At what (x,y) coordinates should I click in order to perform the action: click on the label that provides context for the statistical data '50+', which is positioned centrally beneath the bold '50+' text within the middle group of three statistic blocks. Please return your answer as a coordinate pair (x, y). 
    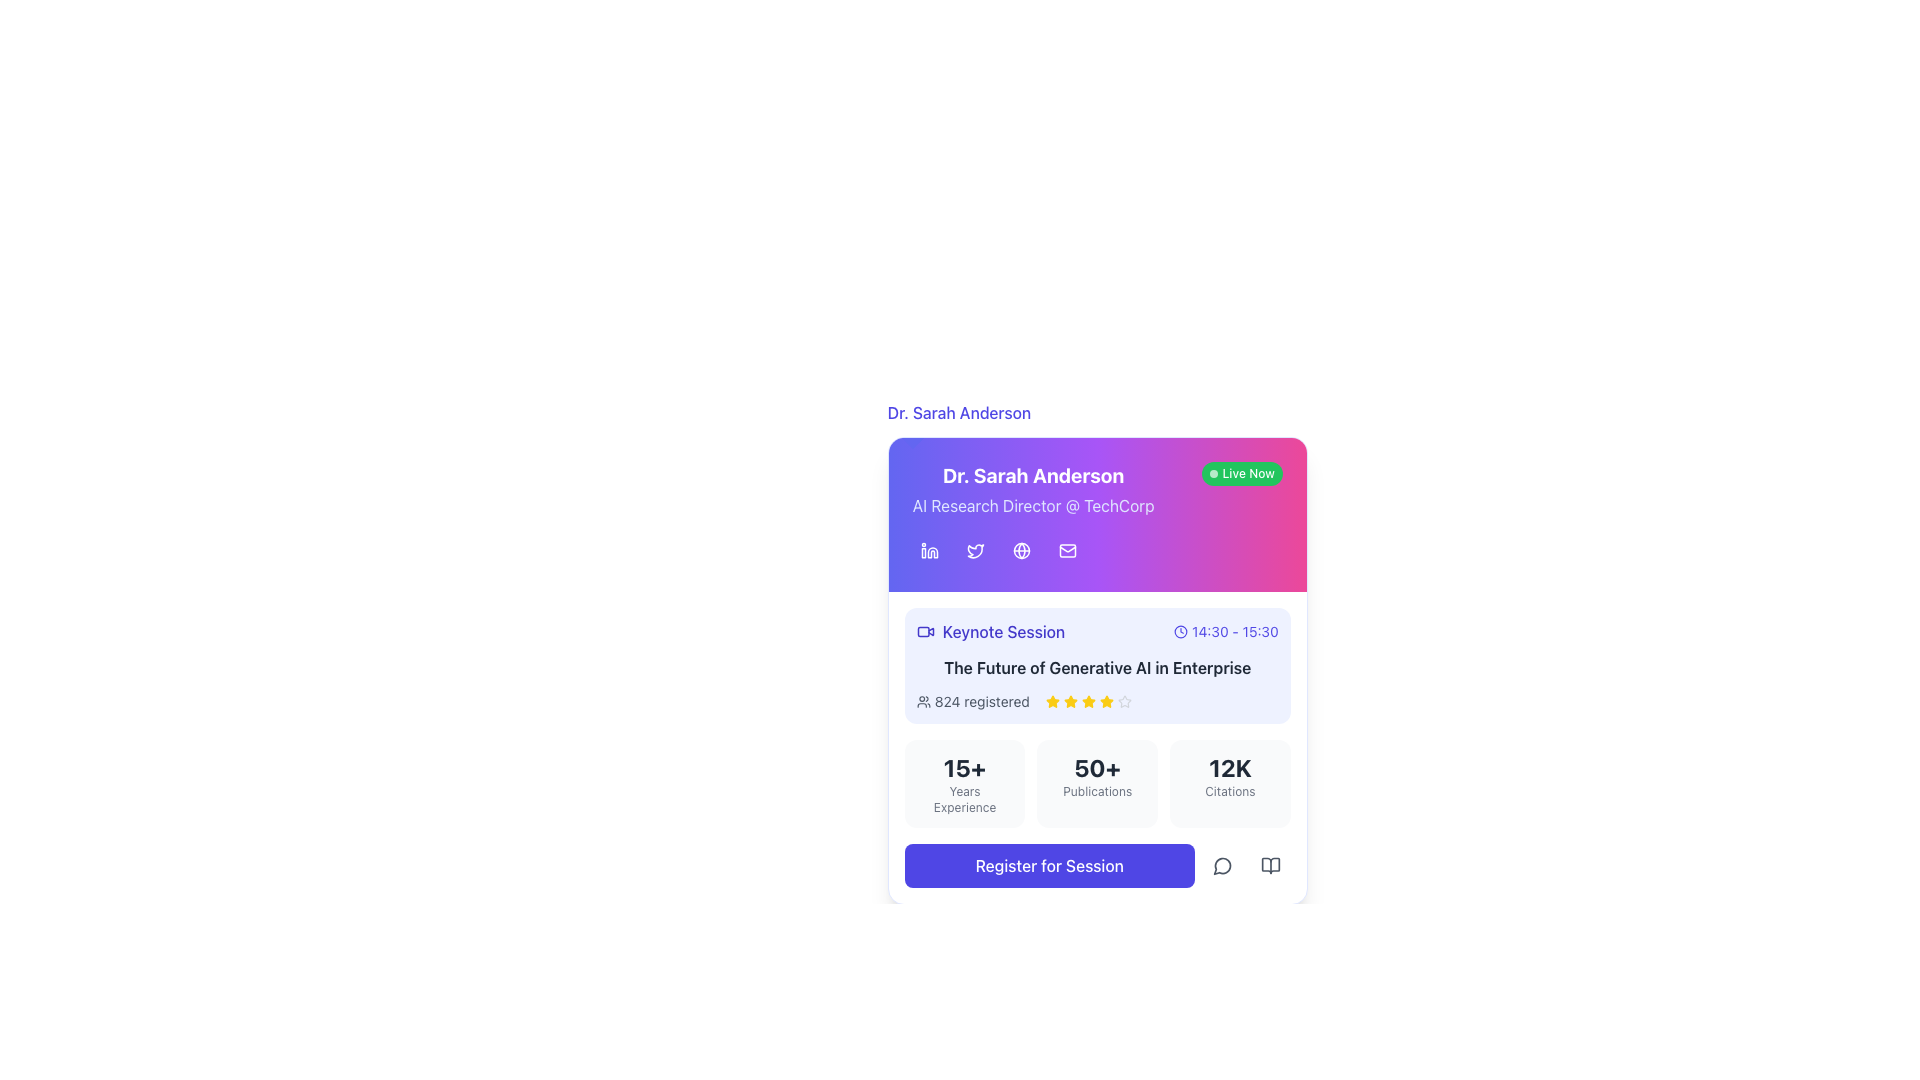
    Looking at the image, I should click on (1096, 790).